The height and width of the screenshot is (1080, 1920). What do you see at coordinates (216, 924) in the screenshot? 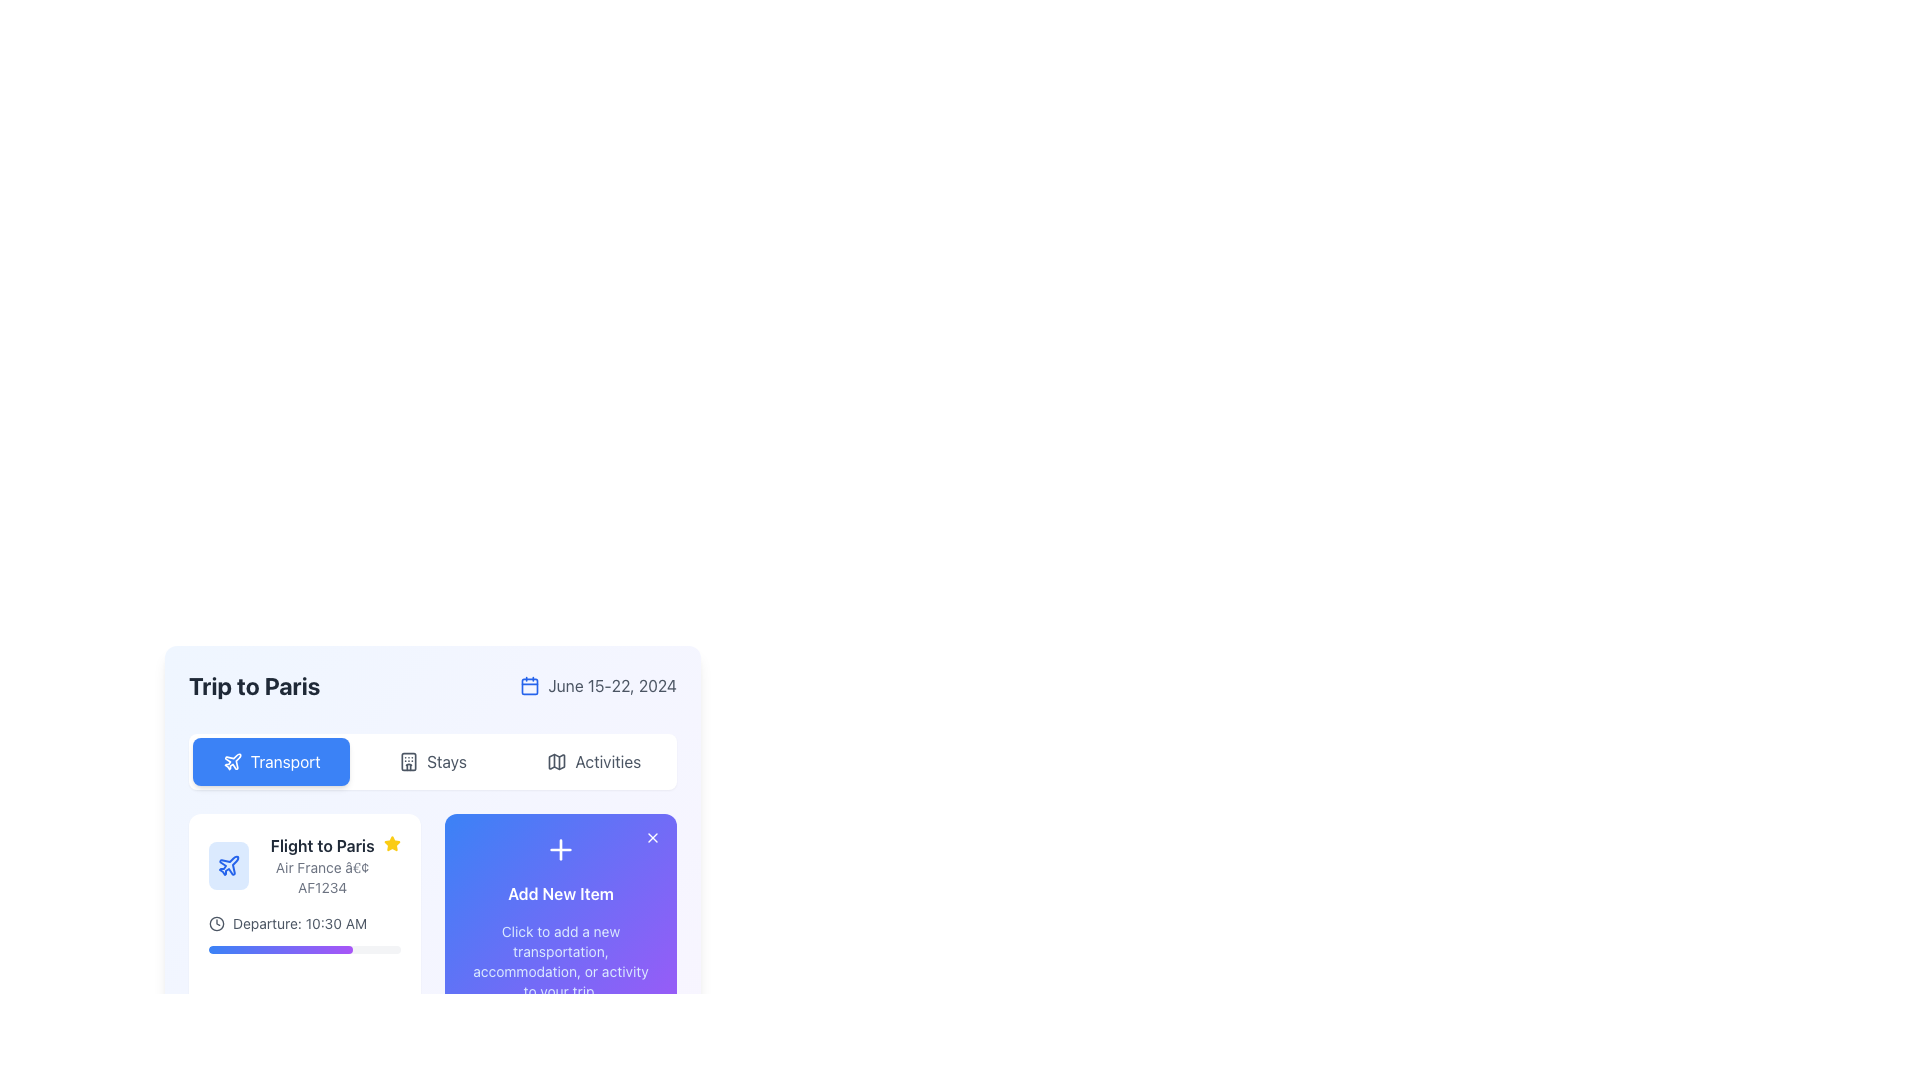
I see `the 'time' icon indicator located to the left of the 'Departure: 10:30 AM' text inside the white card component in the transport section of the trip planner interface` at bounding box center [216, 924].